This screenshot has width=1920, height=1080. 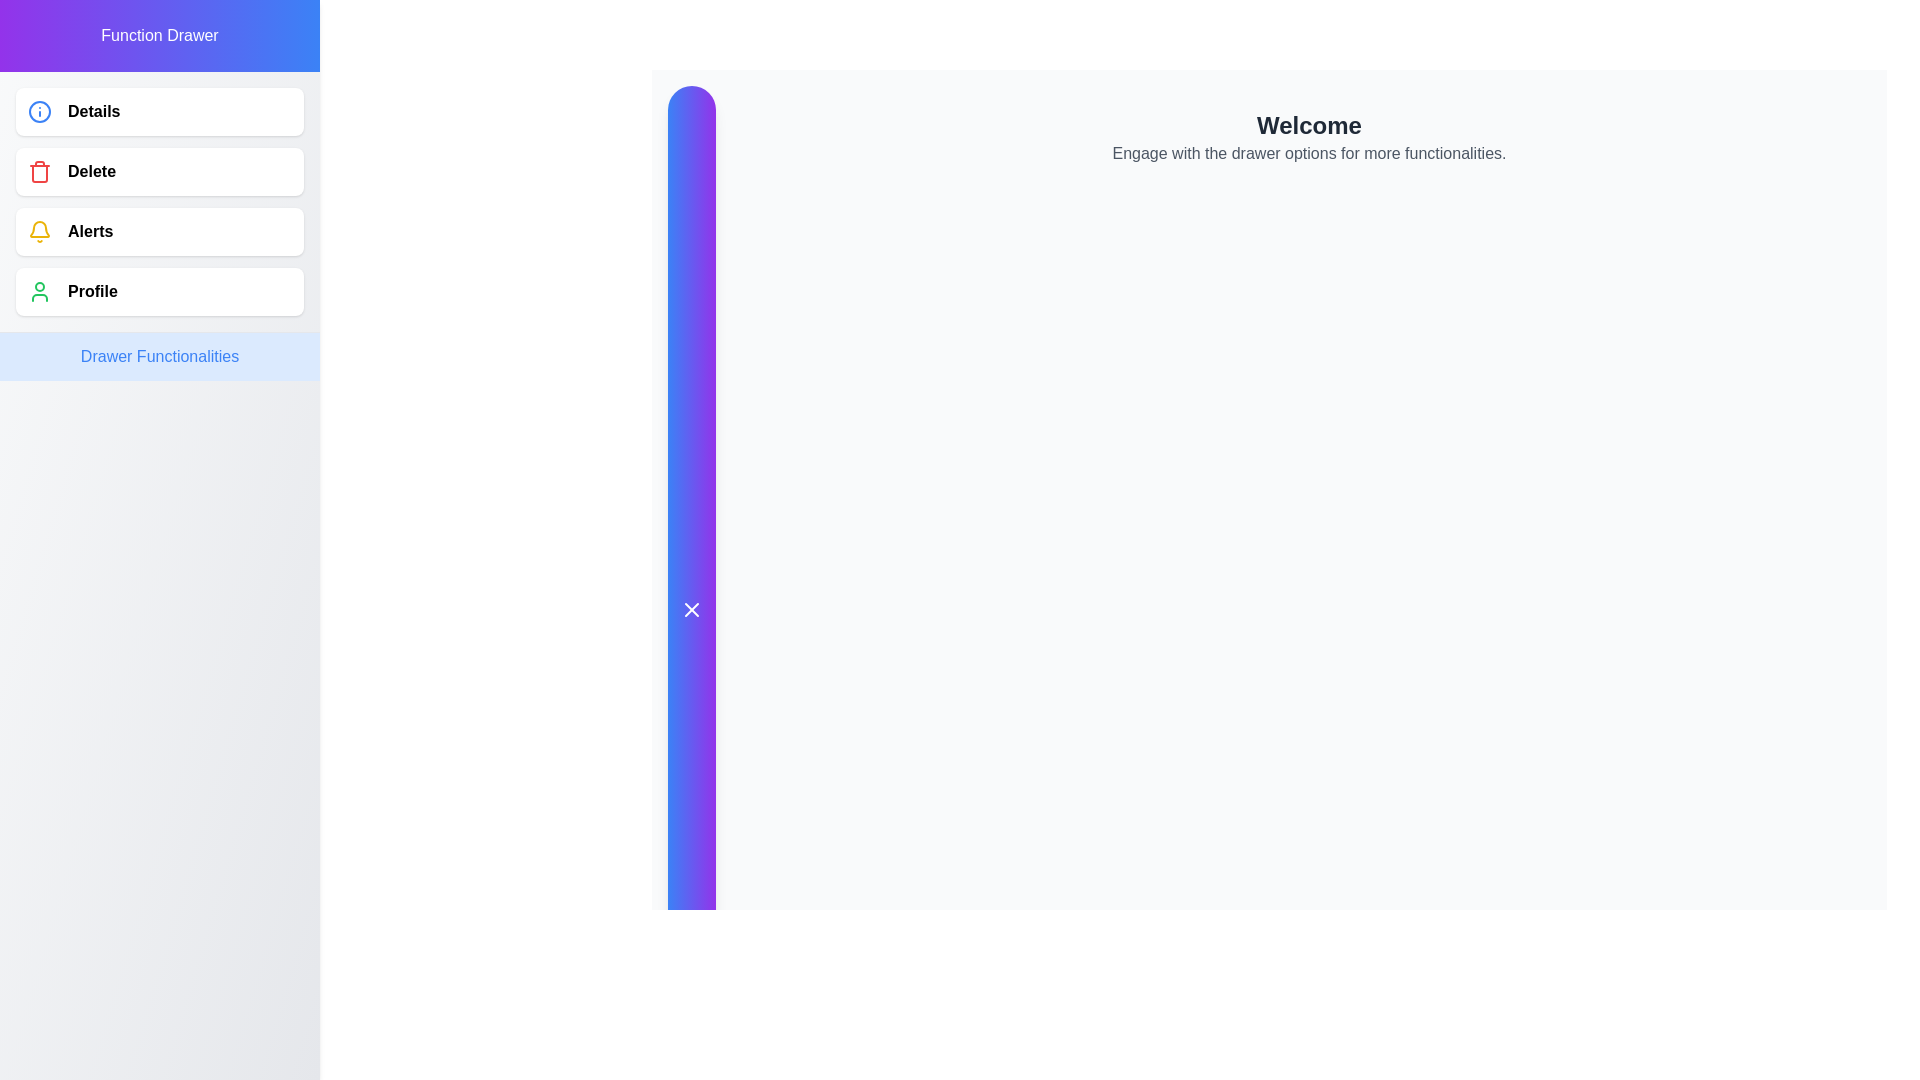 I want to click on the circular icon with a blue outline and a central dot, which is positioned to the left of the 'Details' text in the vertical menu list, so click(x=39, y=111).